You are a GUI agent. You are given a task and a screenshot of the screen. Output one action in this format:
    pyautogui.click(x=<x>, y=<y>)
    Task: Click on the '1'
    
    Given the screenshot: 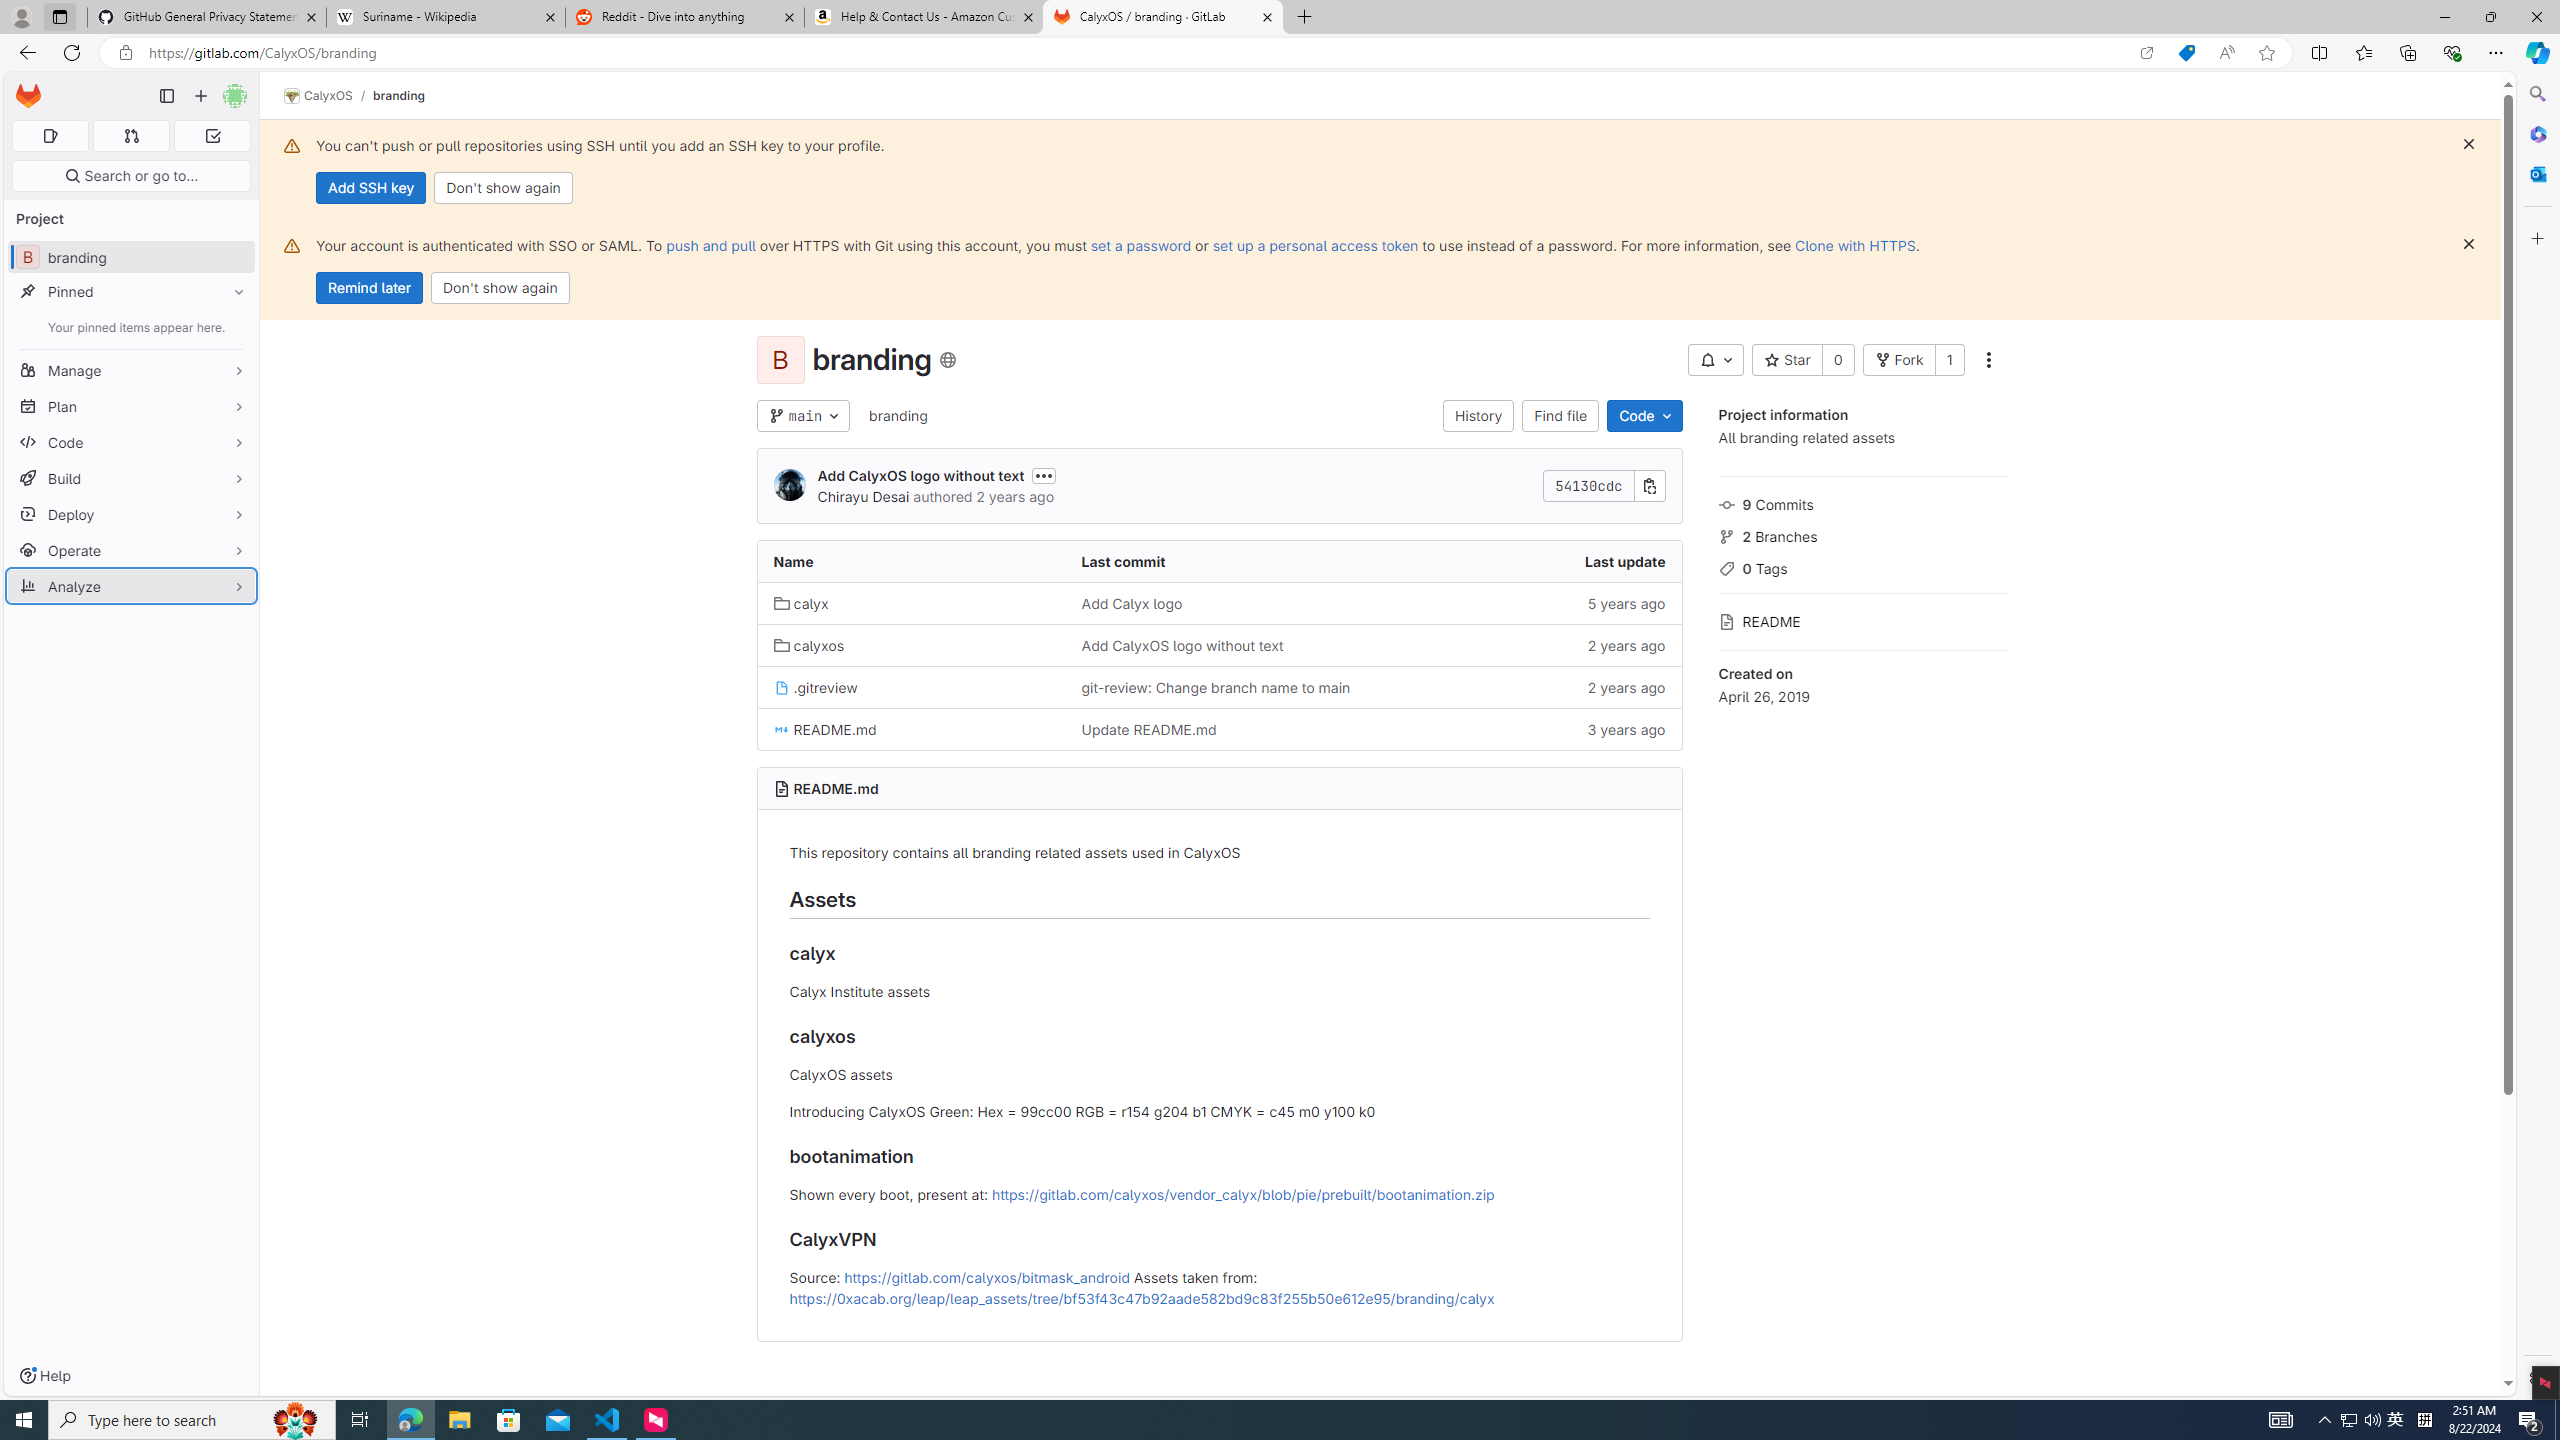 What is the action you would take?
    pyautogui.click(x=1948, y=360)
    